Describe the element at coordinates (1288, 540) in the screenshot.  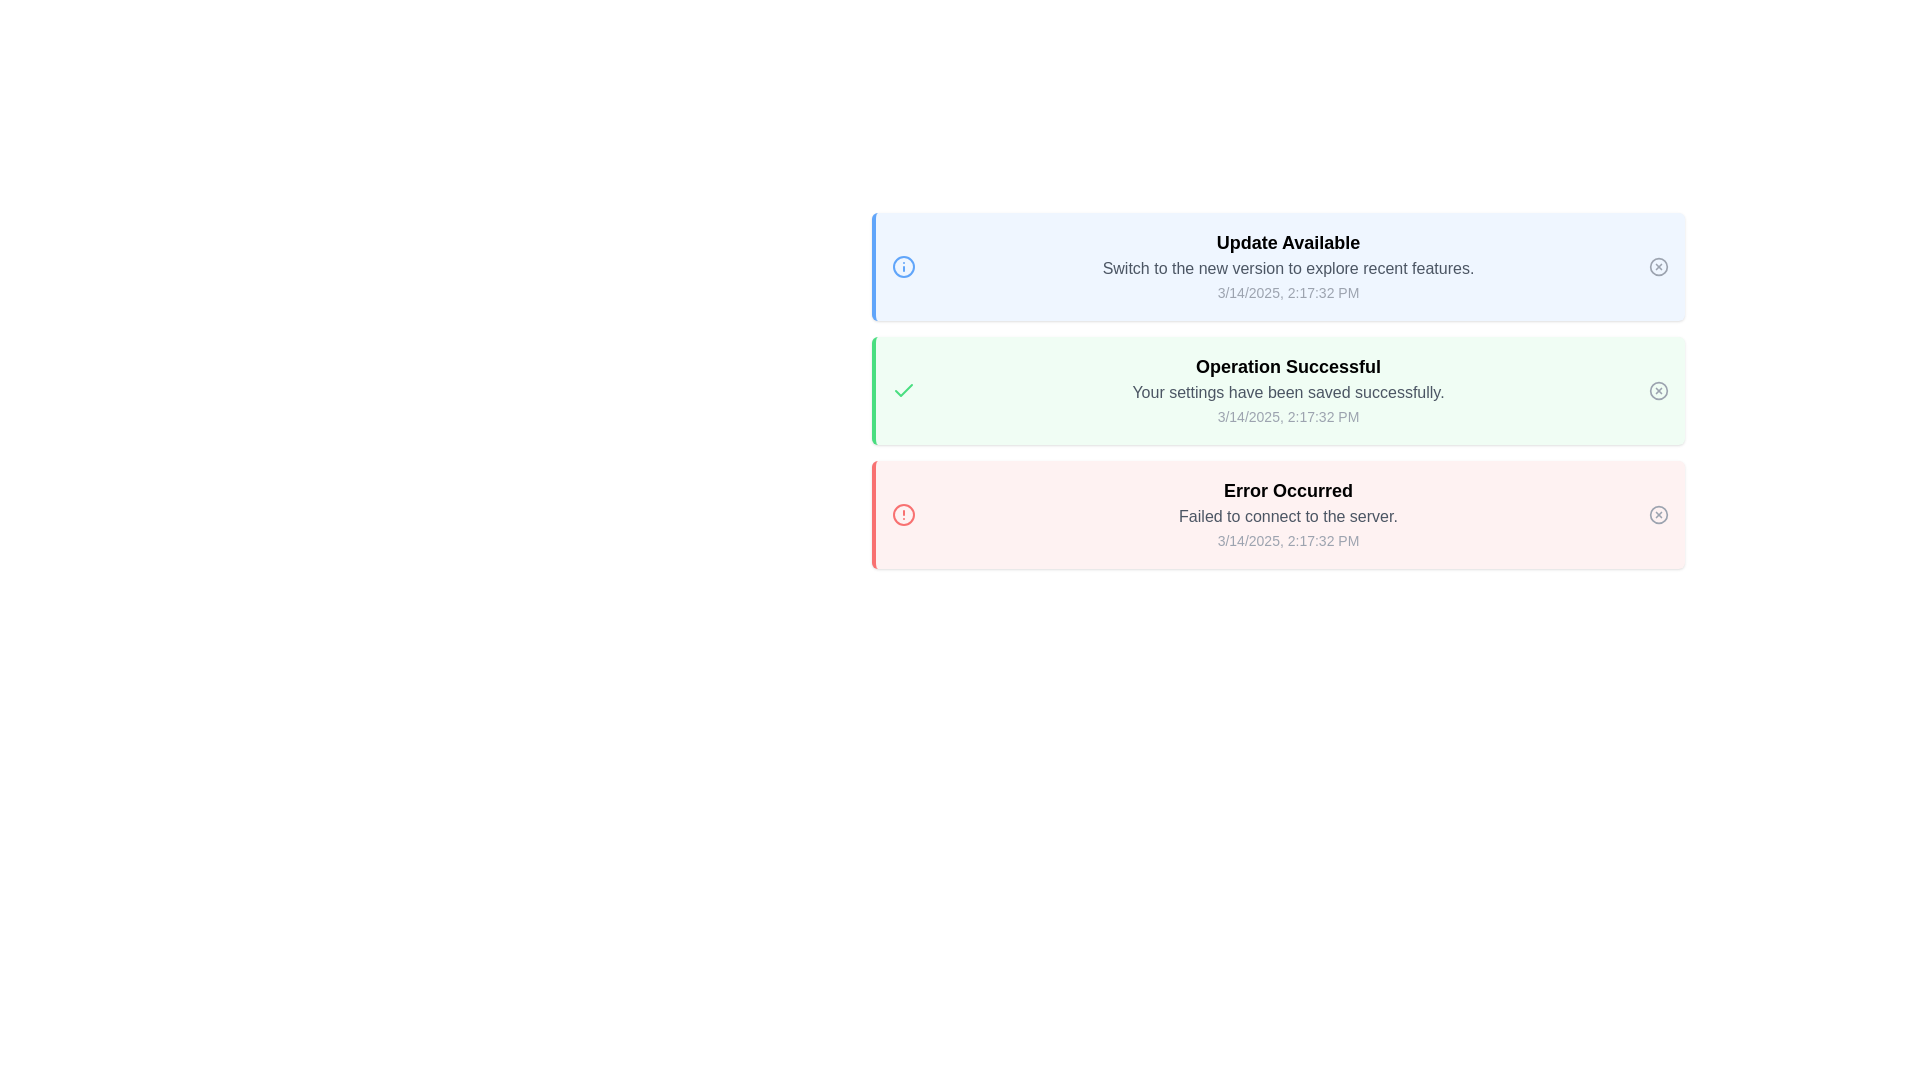
I see `the static text displaying '3/14/2025, 2:17:32 PM' located within the error notification card, which is styled in light gray and positioned below the error message 'Failed to connect to the server.'` at that location.